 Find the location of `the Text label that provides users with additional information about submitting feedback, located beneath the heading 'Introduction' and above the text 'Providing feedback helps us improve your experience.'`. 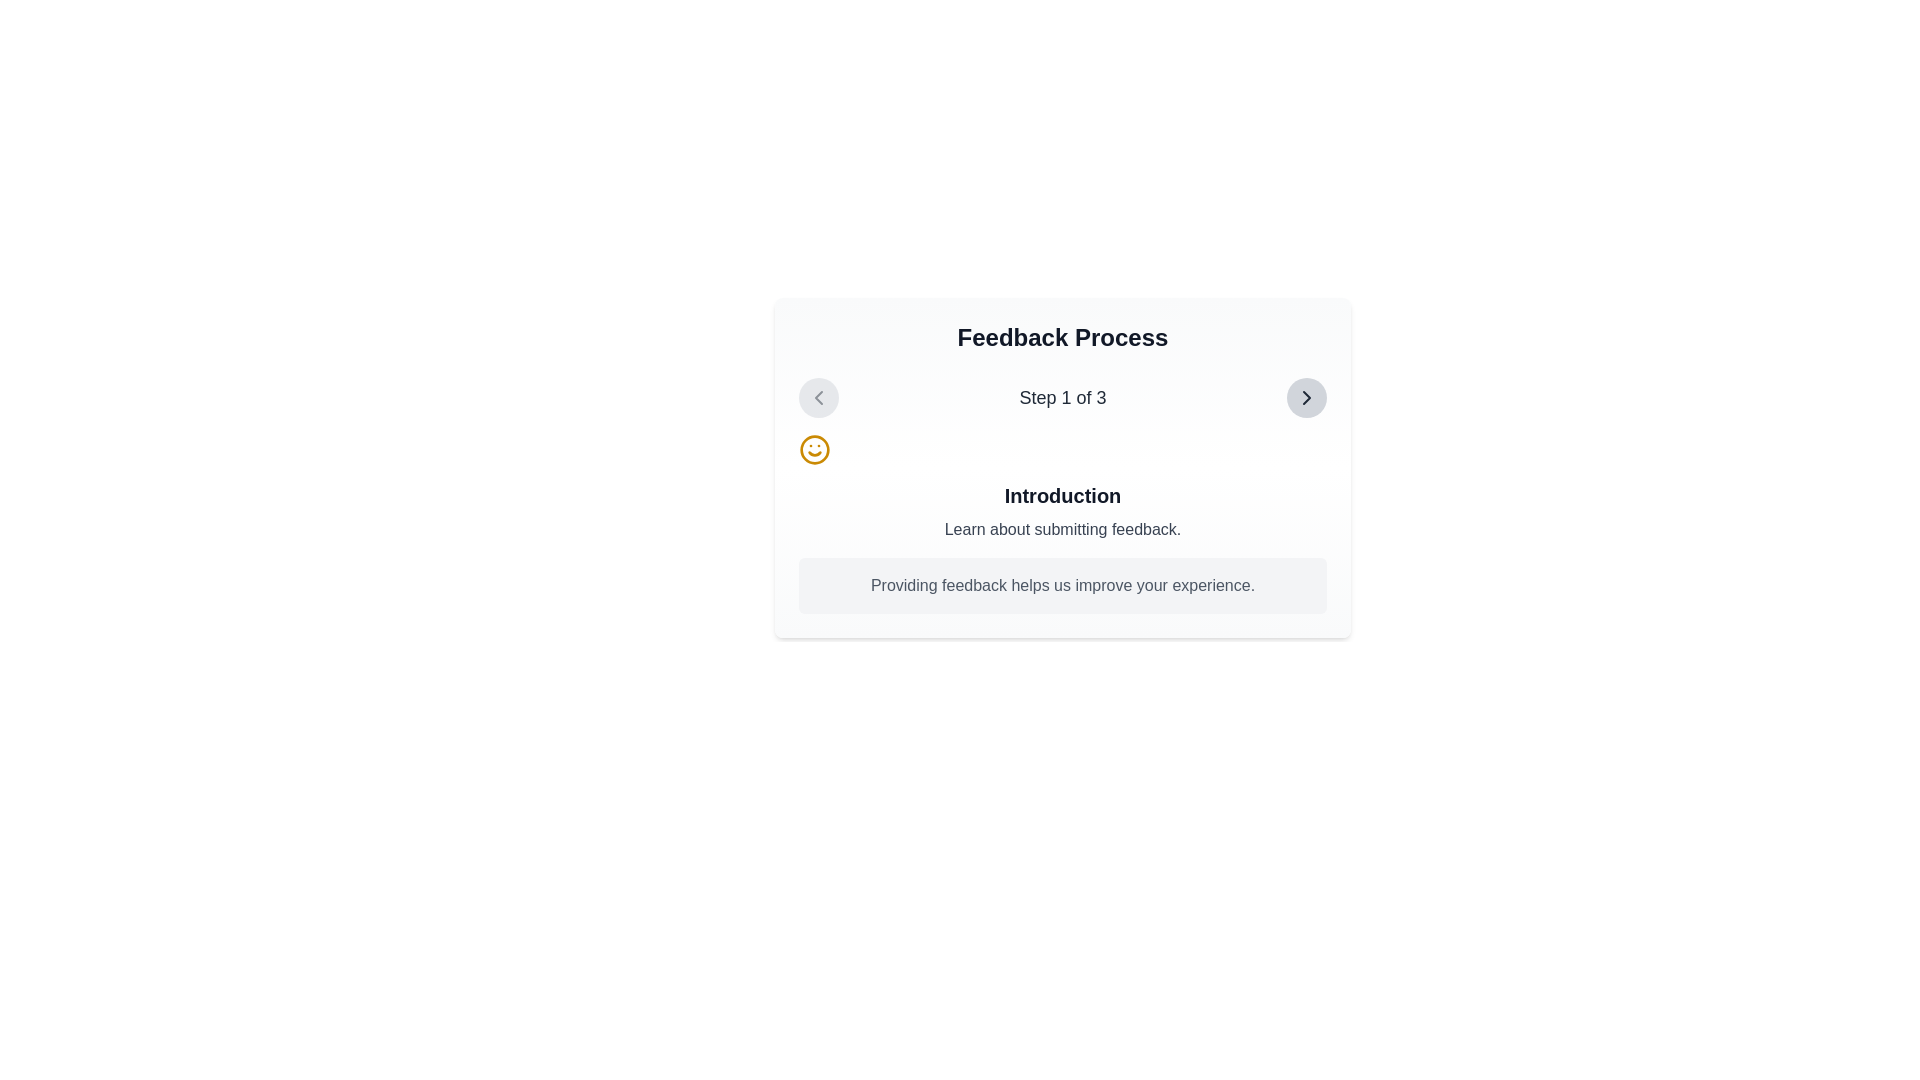

the Text label that provides users with additional information about submitting feedback, located beneath the heading 'Introduction' and above the text 'Providing feedback helps us improve your experience.' is located at coordinates (1061, 528).